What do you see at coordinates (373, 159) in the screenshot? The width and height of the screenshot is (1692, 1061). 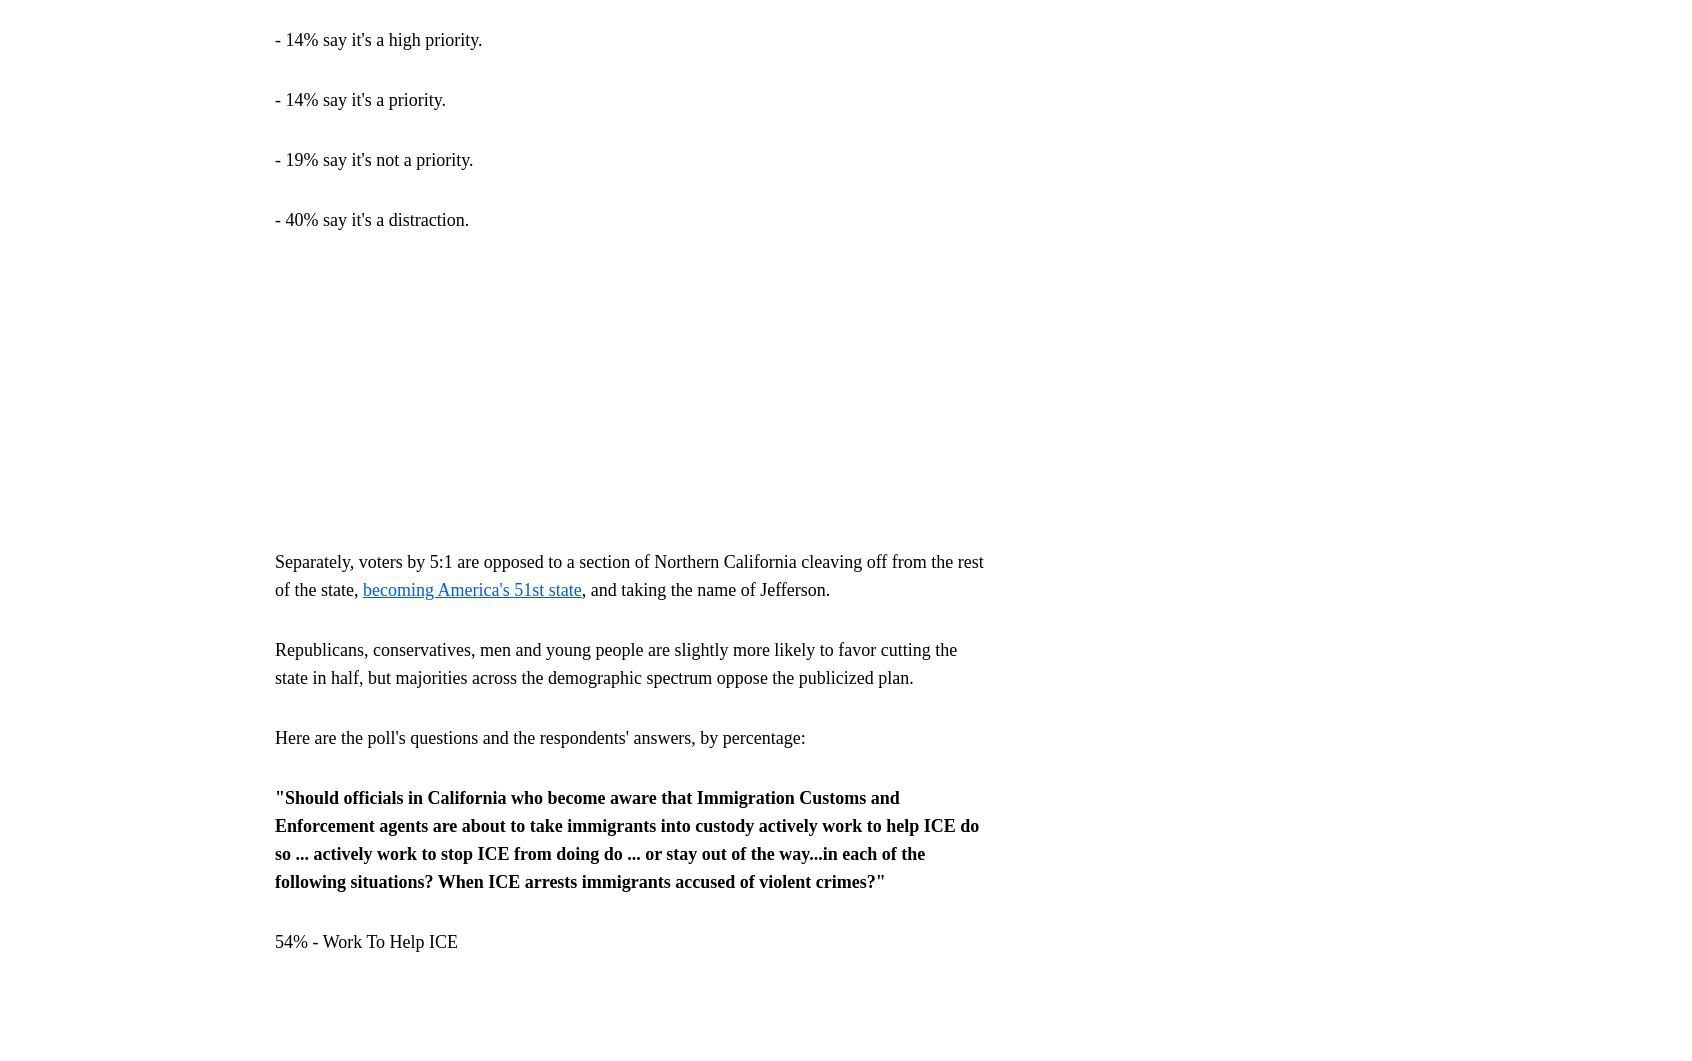 I see `'- 19% say it's not a priority.'` at bounding box center [373, 159].